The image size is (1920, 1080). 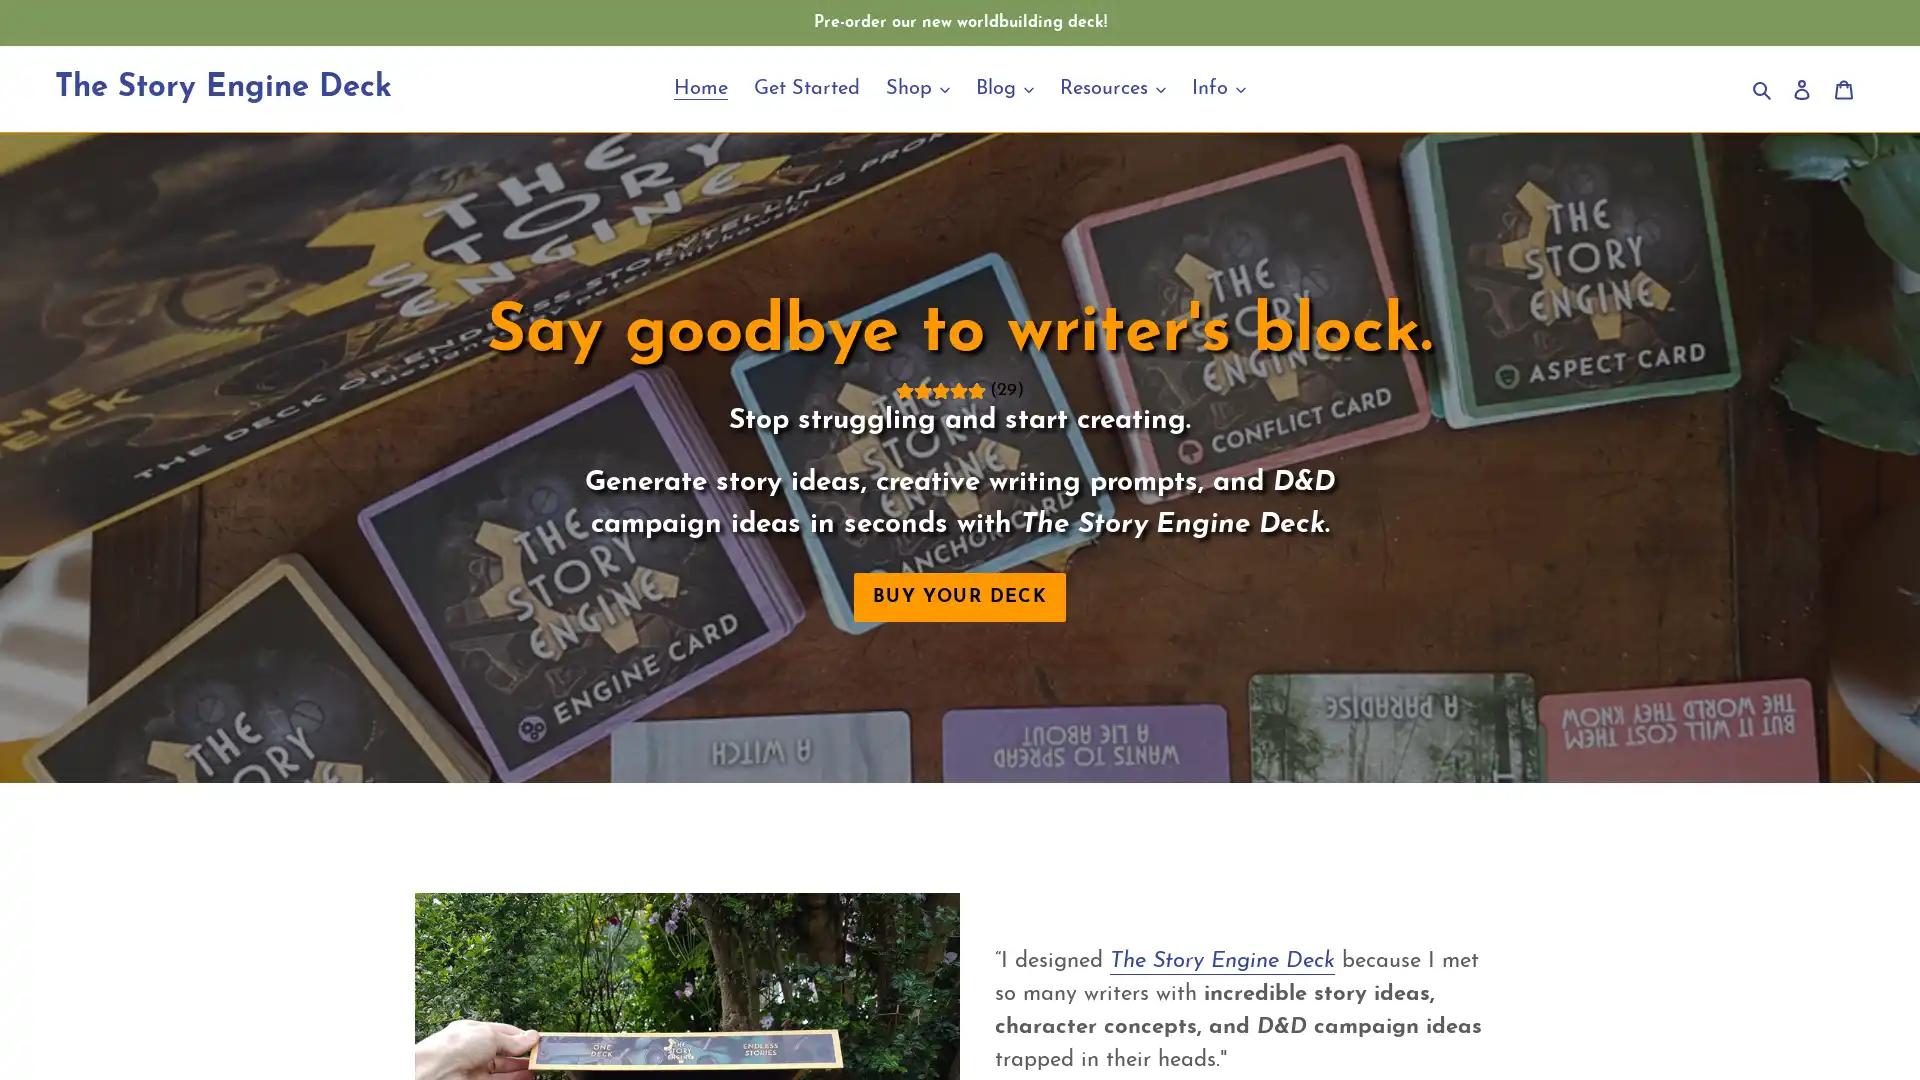 I want to click on Blog, so click(x=1004, y=87).